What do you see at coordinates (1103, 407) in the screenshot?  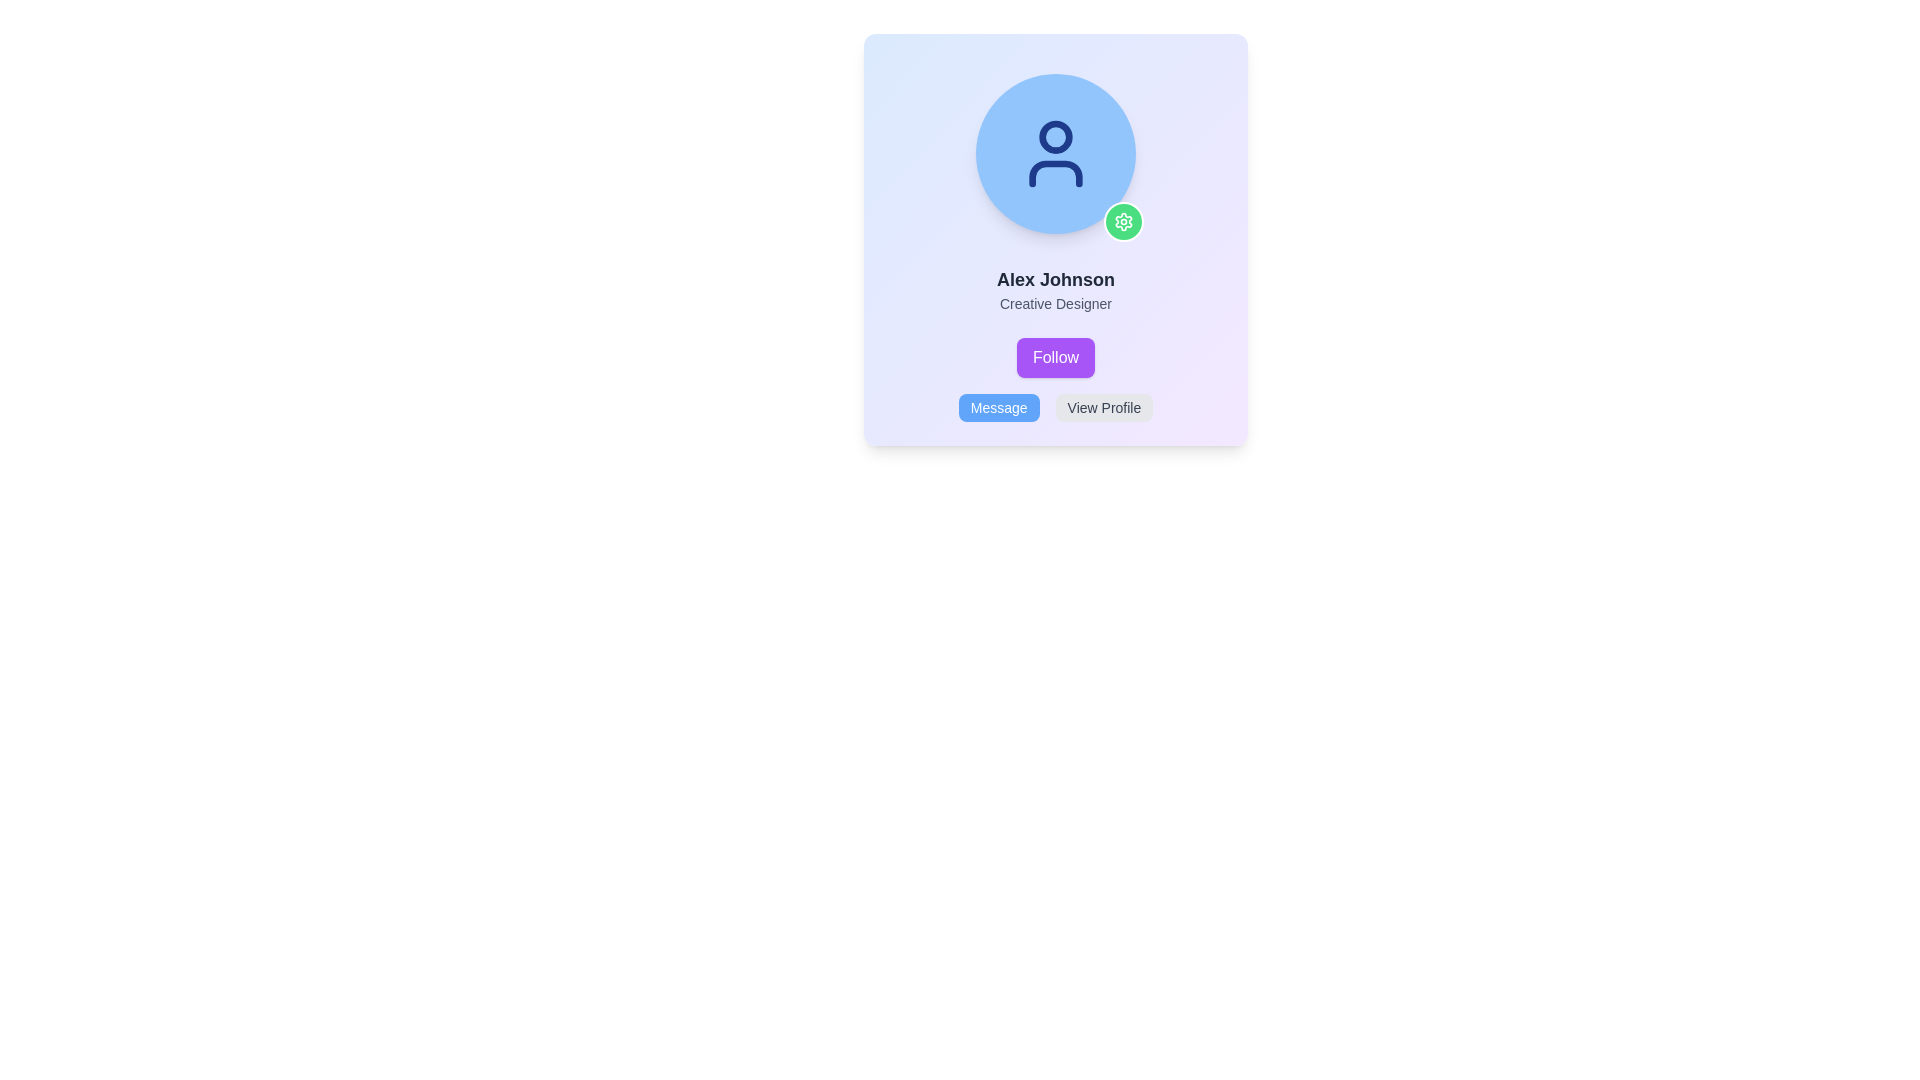 I see `the 'View Profile' button, which is a rectangular button with rounded edges, gray background, and medium-sized gray text, located to the right of the 'Message' button at the bottom of the user card` at bounding box center [1103, 407].